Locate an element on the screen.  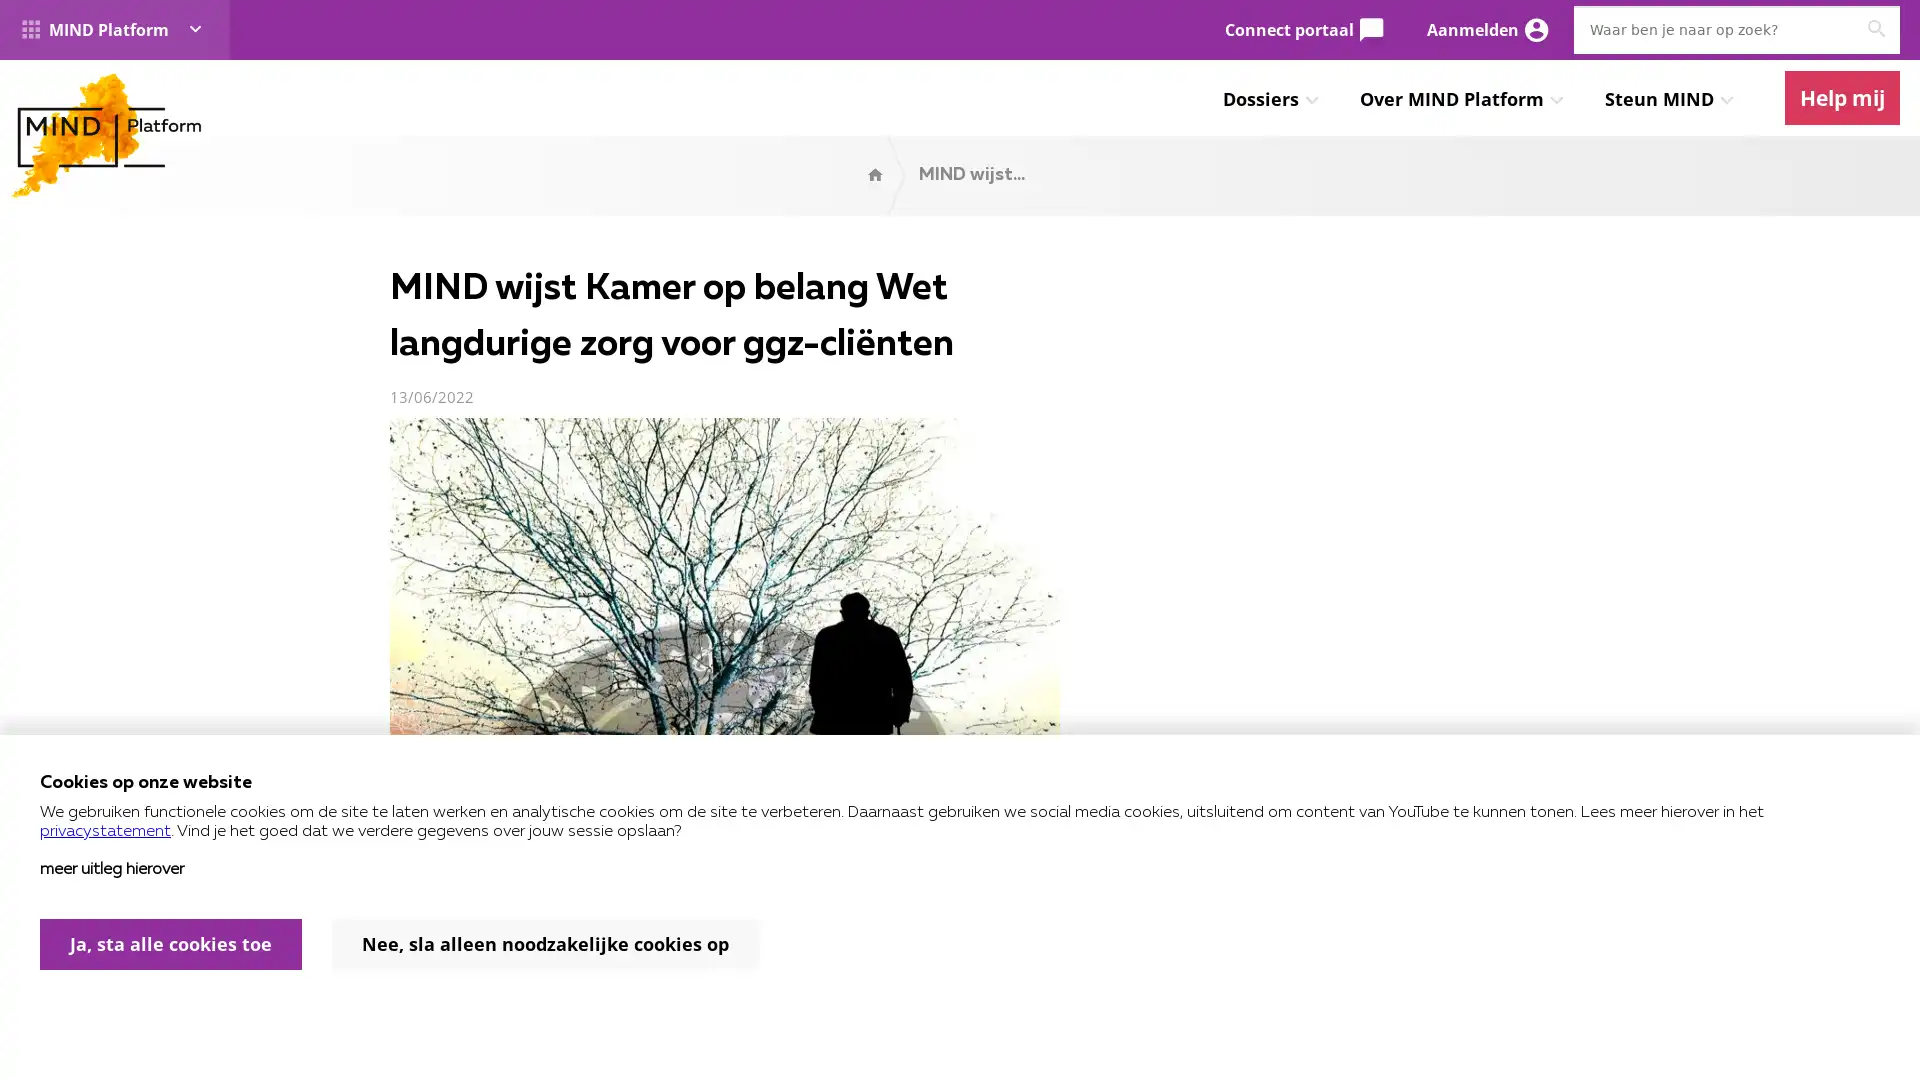
Nee, sla alleen noodzakelijke cookies op is located at coordinates (545, 944).